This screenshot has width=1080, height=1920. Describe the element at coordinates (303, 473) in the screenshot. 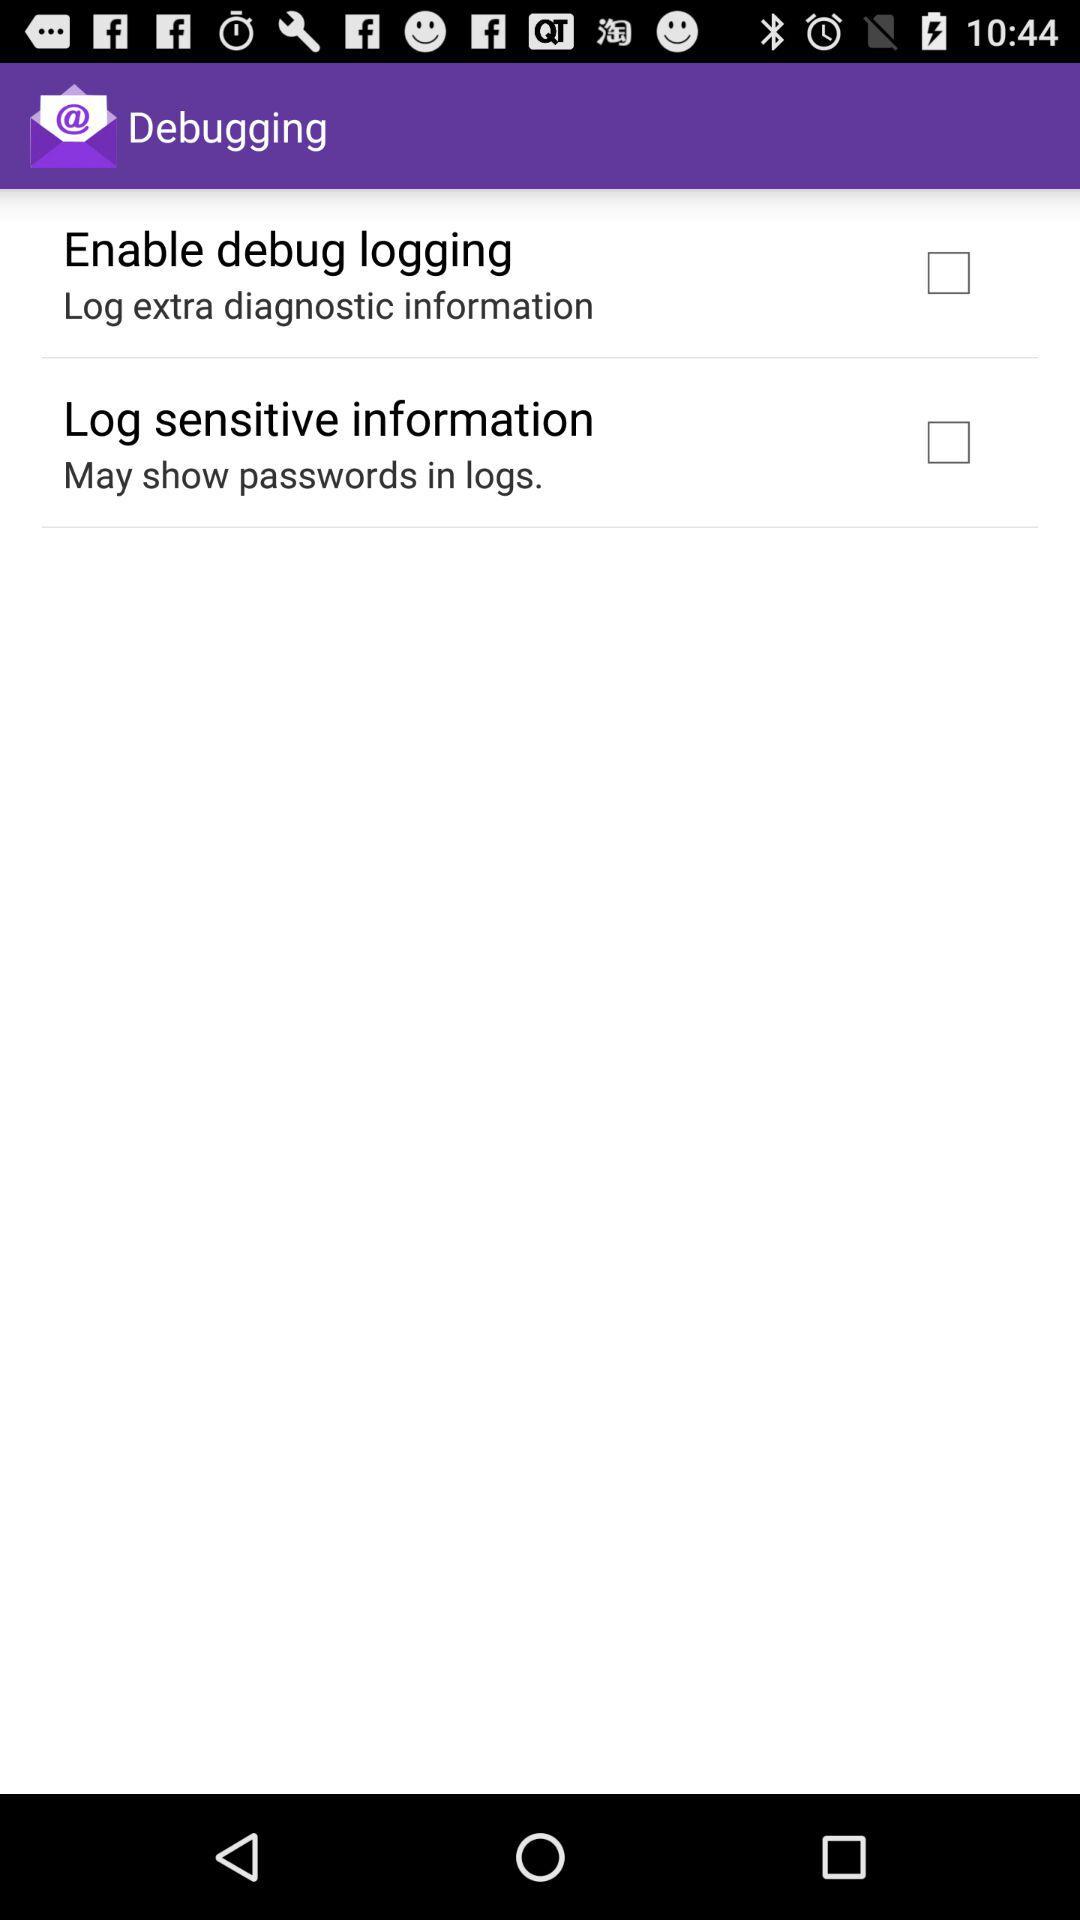

I see `the may show passwords item` at that location.